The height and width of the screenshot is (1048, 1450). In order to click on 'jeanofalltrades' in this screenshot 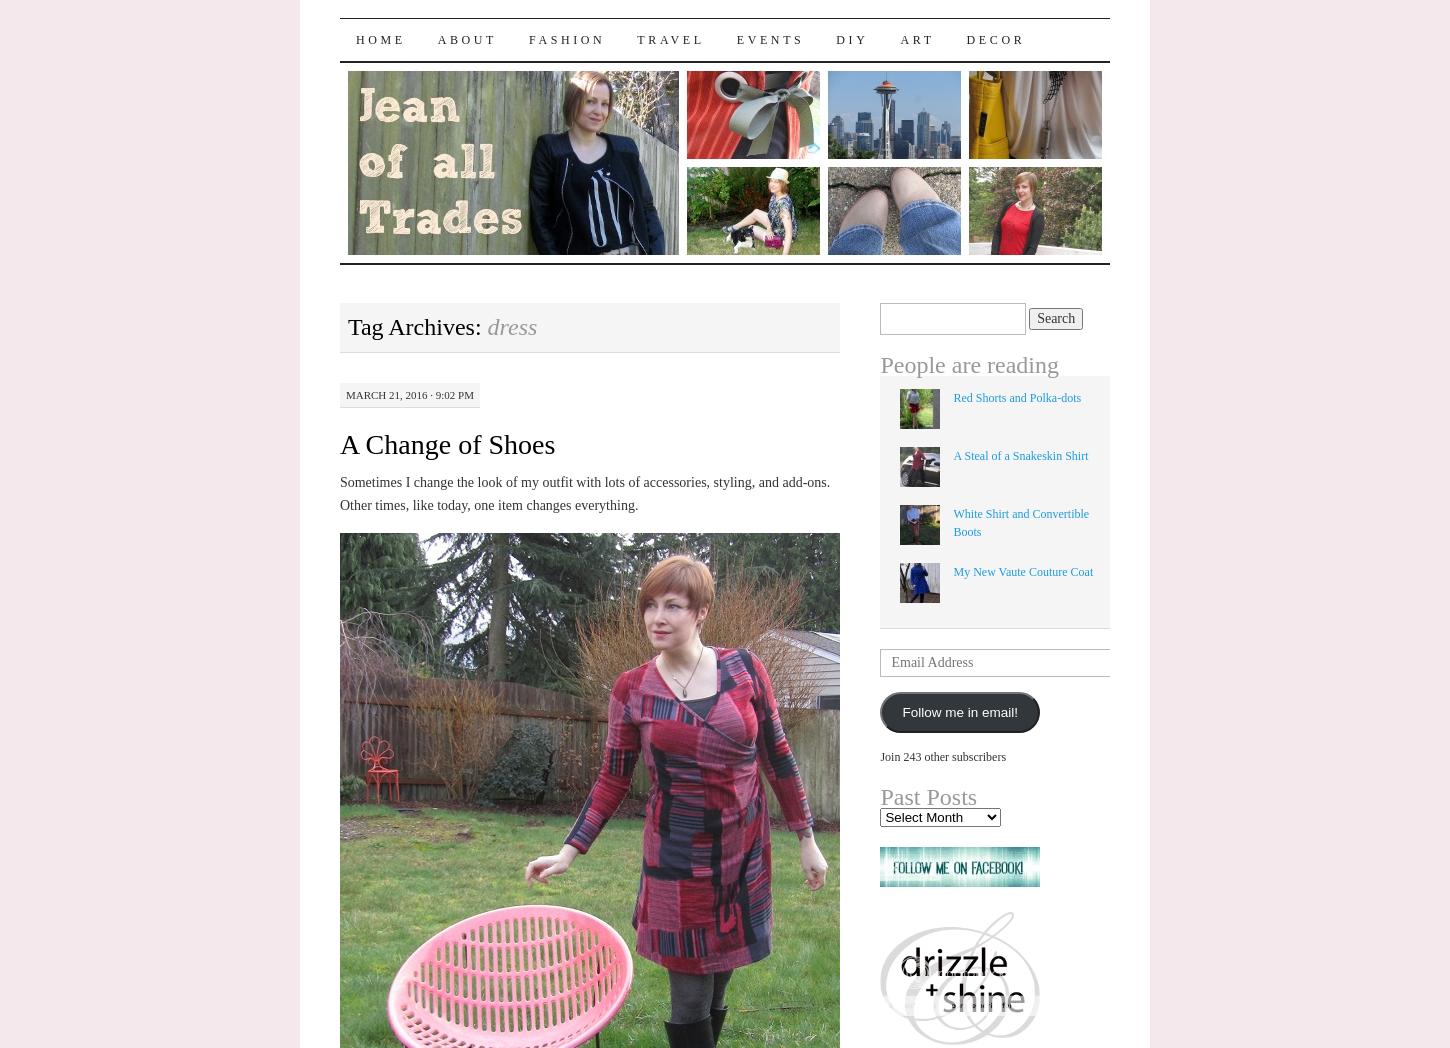, I will do `click(466, 34)`.